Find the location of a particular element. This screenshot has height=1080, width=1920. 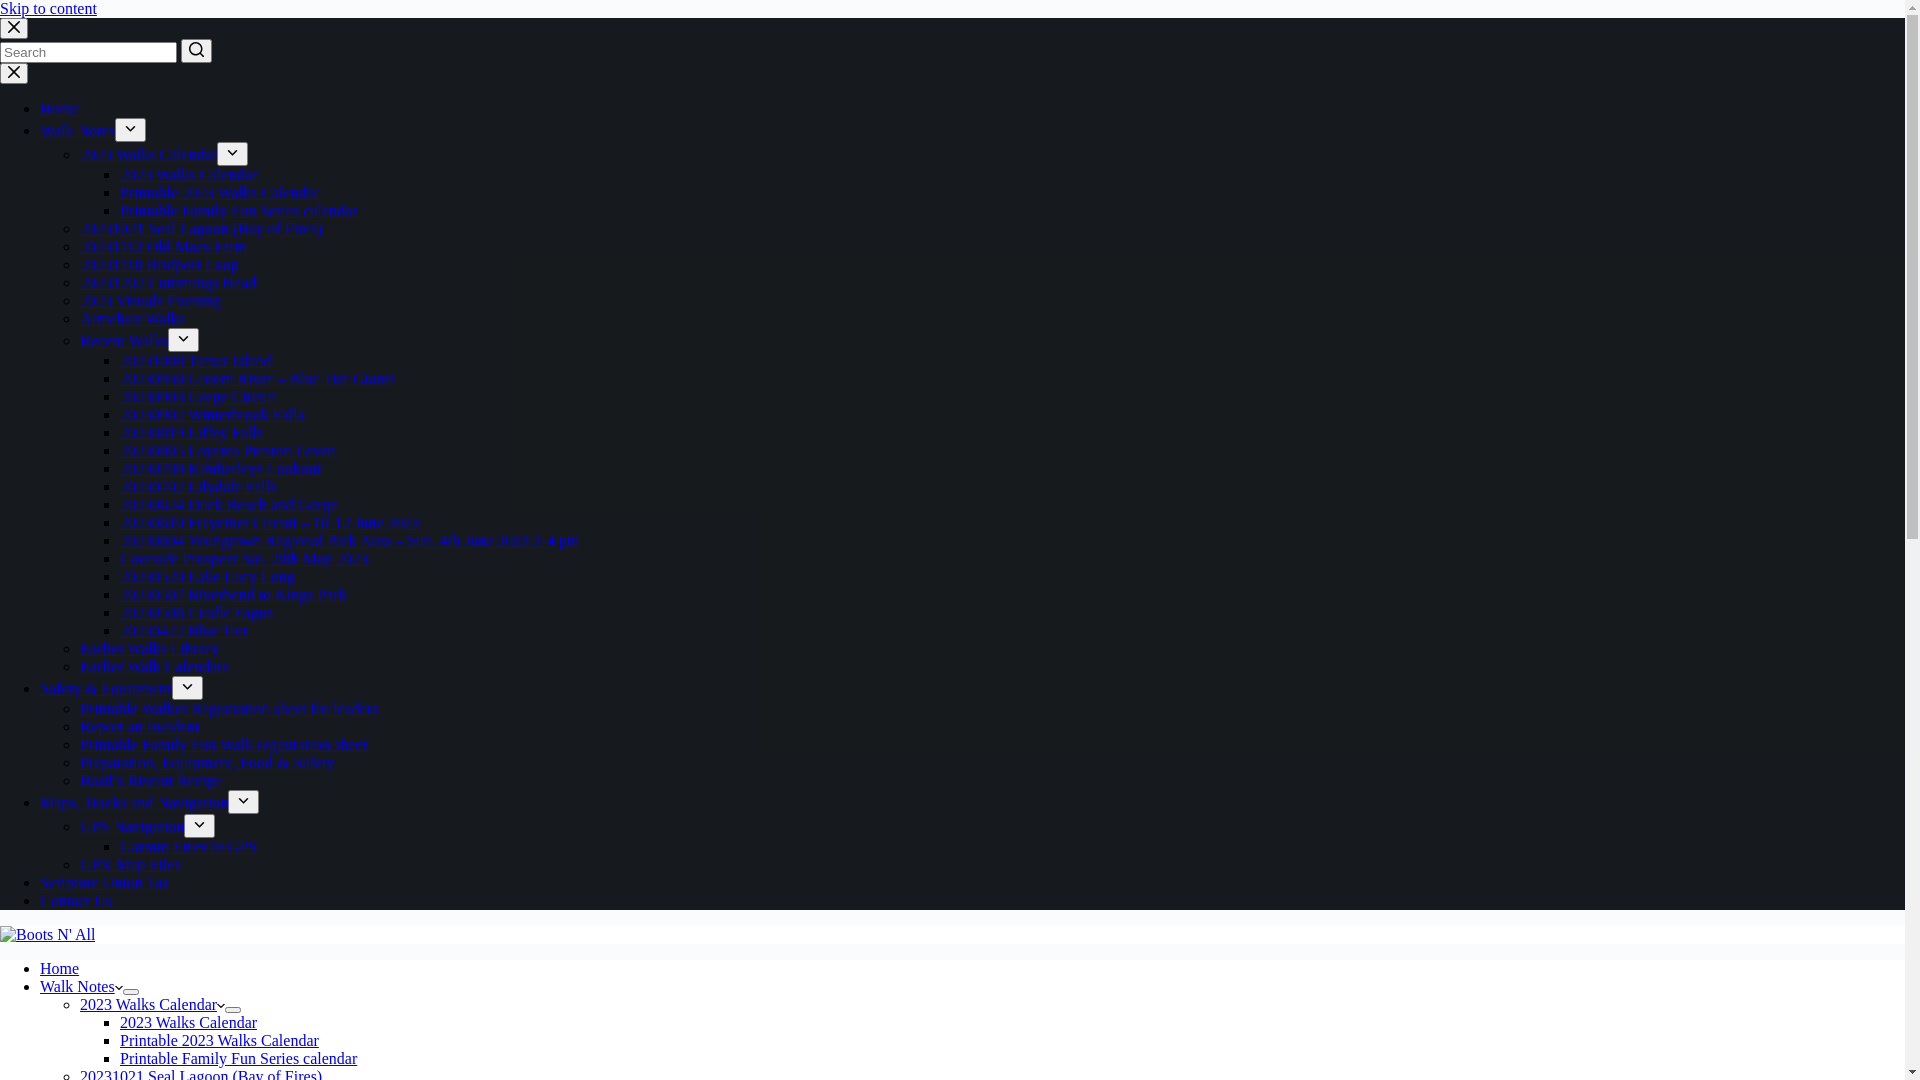

'Caveside Prospect Sat. 20th May 2023' is located at coordinates (243, 558).